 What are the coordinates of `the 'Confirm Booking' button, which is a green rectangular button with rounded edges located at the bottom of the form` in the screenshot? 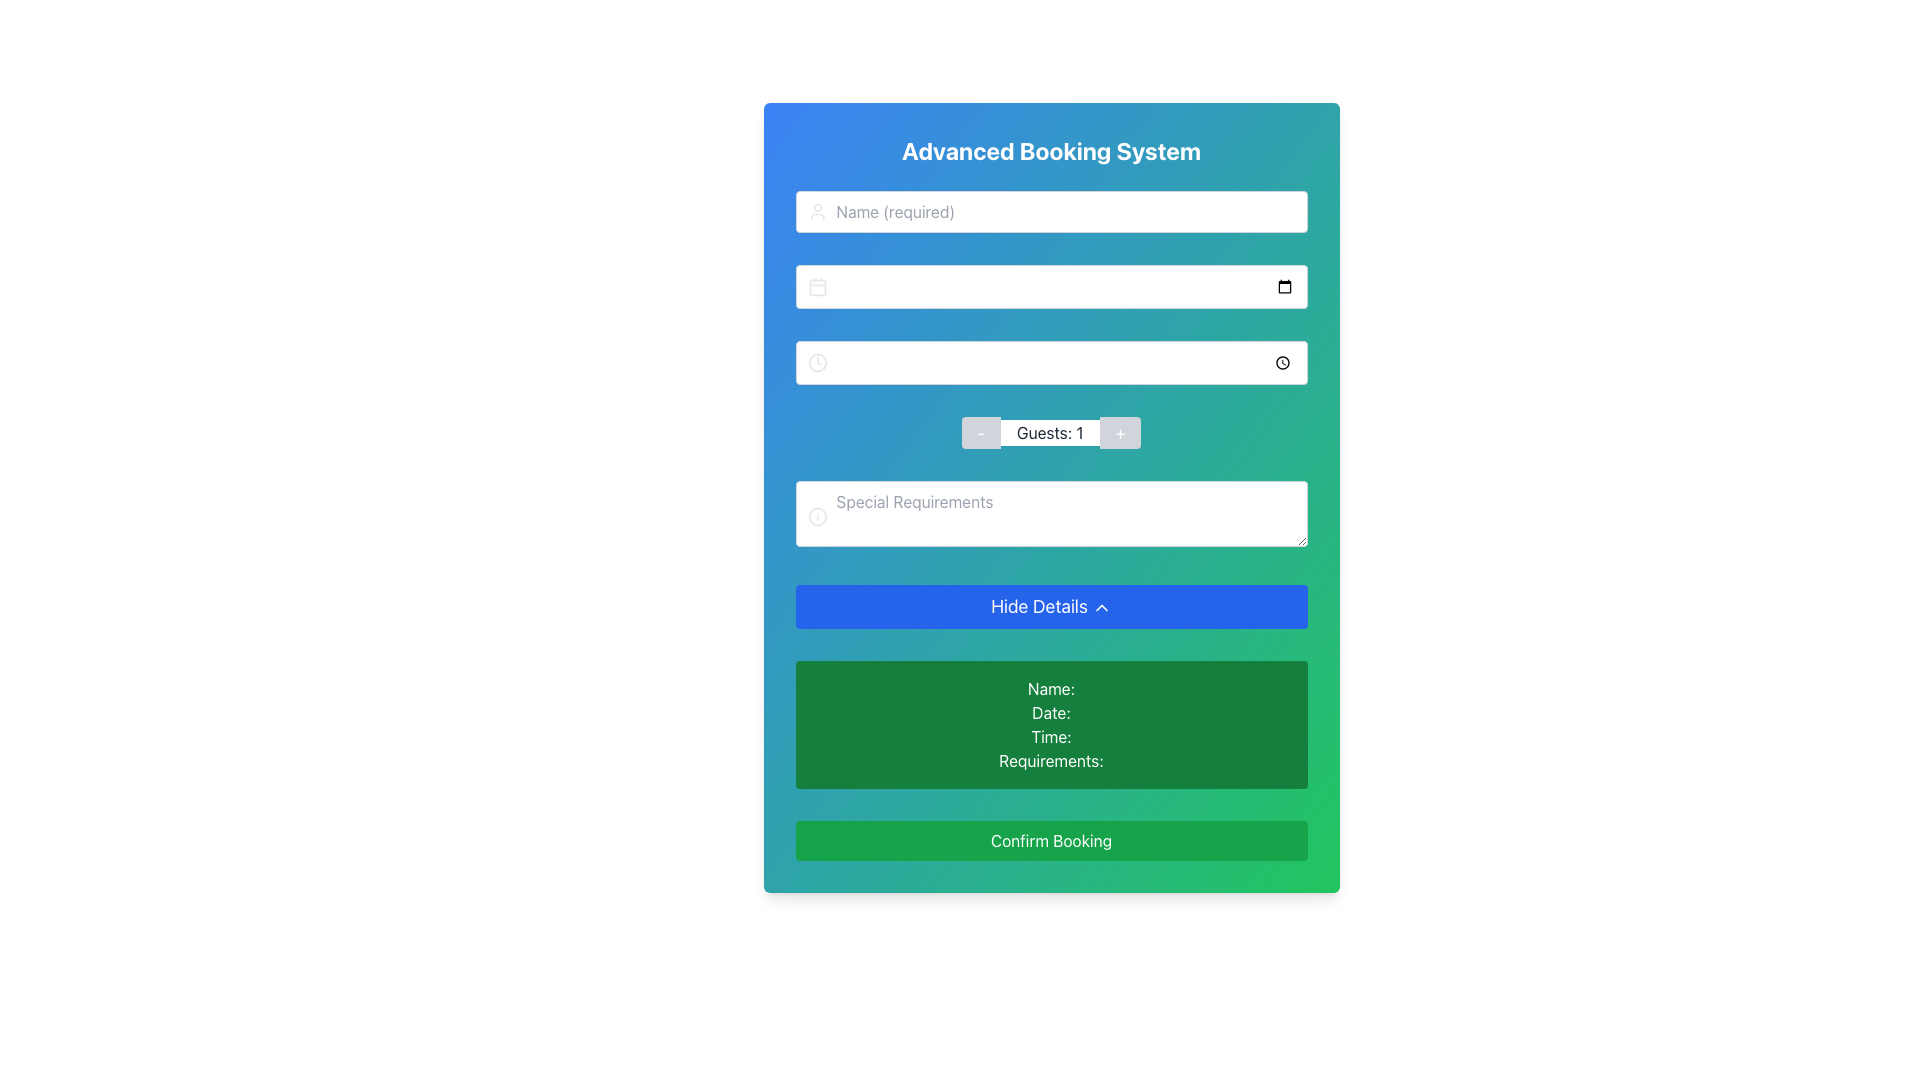 It's located at (1050, 840).